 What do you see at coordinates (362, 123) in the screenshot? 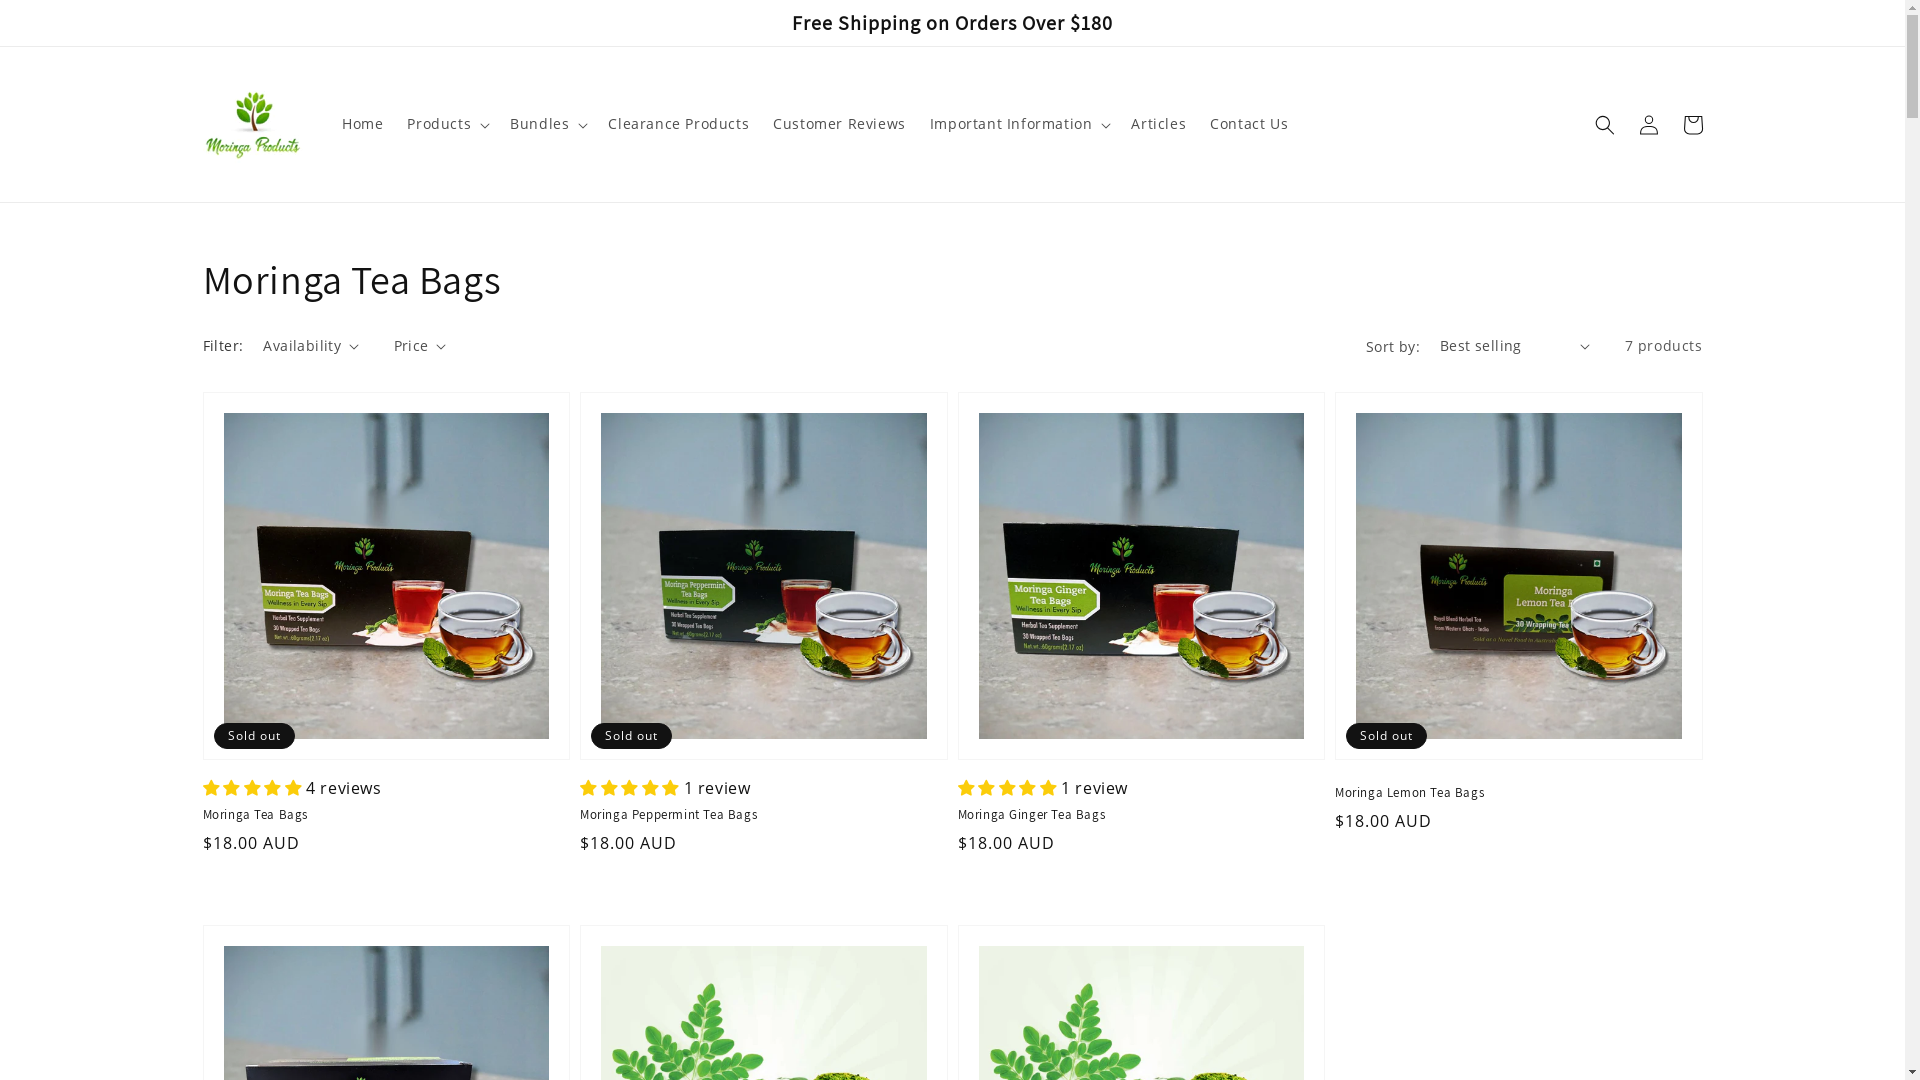
I see `'Home'` at bounding box center [362, 123].